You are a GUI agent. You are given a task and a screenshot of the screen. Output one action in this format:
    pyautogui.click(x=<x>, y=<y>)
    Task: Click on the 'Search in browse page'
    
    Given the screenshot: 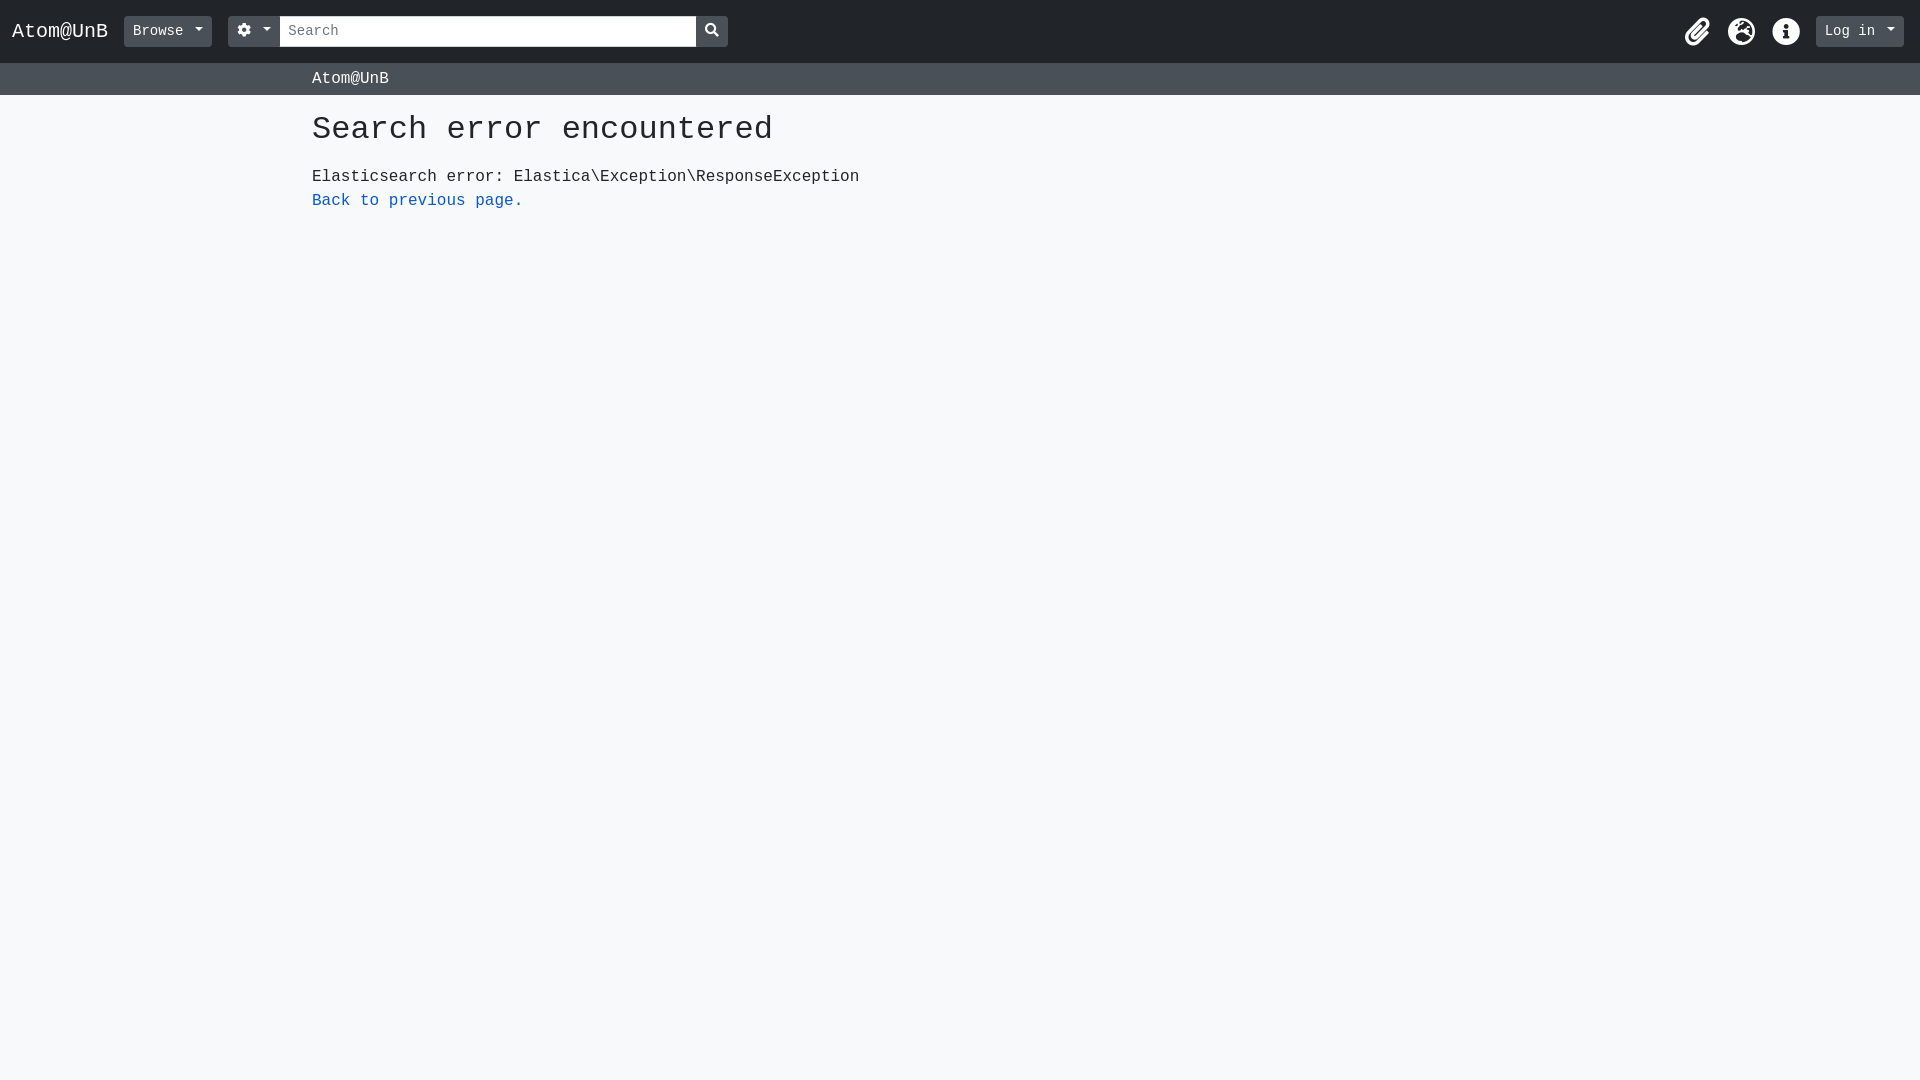 What is the action you would take?
    pyautogui.click(x=711, y=31)
    